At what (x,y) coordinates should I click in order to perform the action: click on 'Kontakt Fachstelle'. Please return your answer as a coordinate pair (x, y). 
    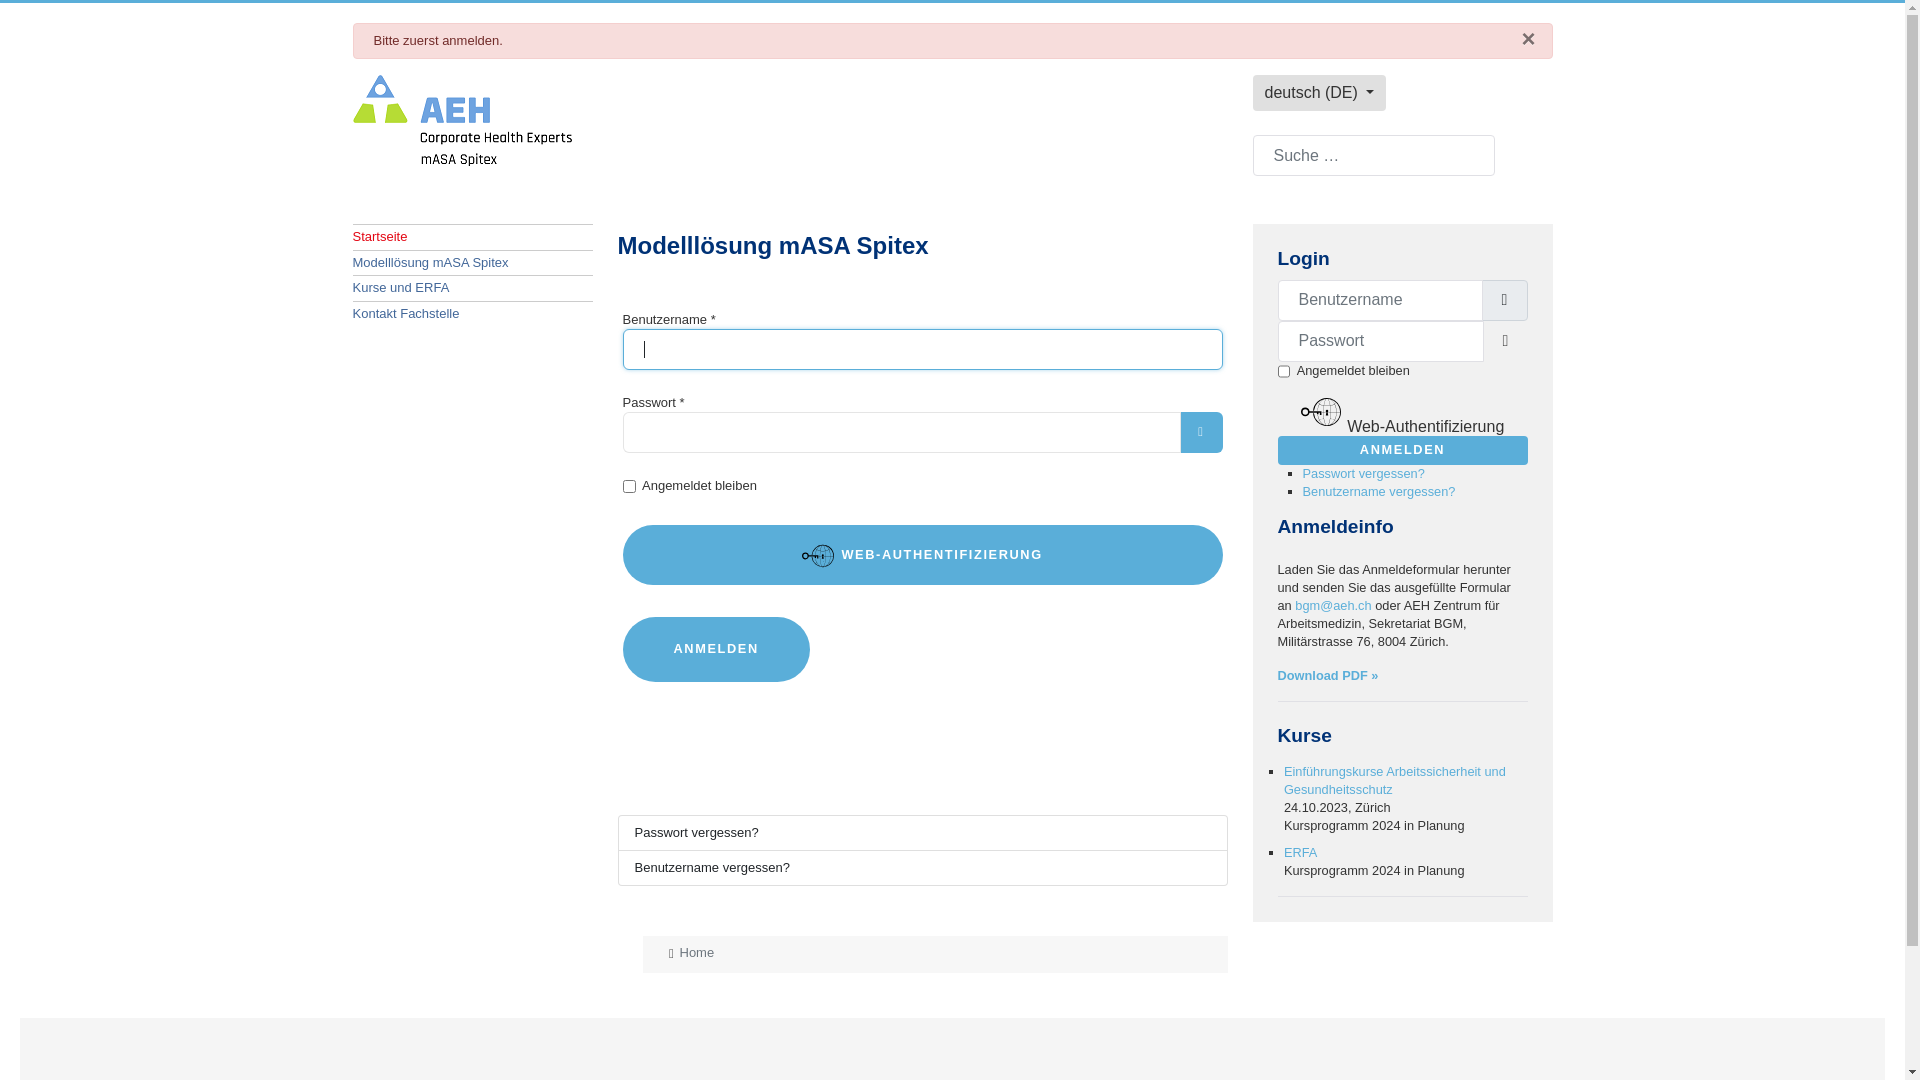
    Looking at the image, I should click on (470, 313).